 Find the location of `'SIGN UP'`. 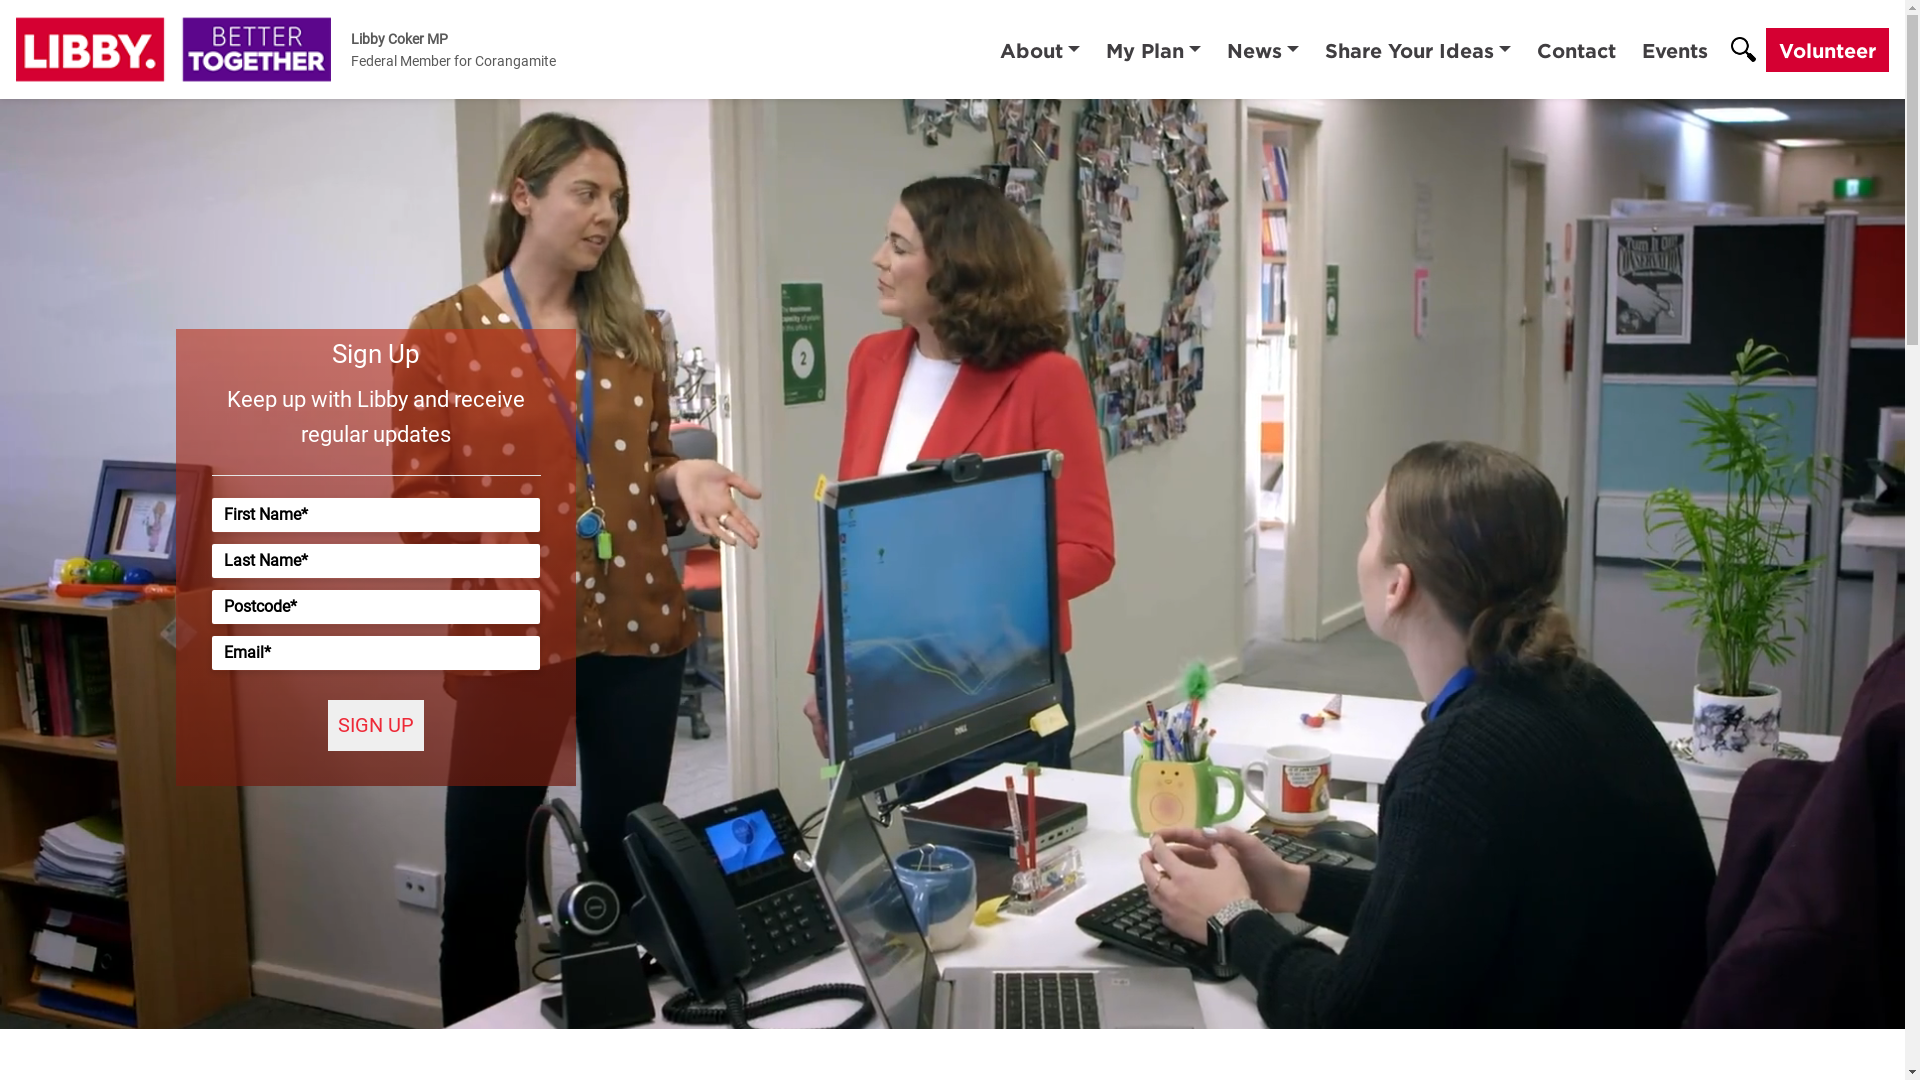

'SIGN UP' is located at coordinates (375, 725).